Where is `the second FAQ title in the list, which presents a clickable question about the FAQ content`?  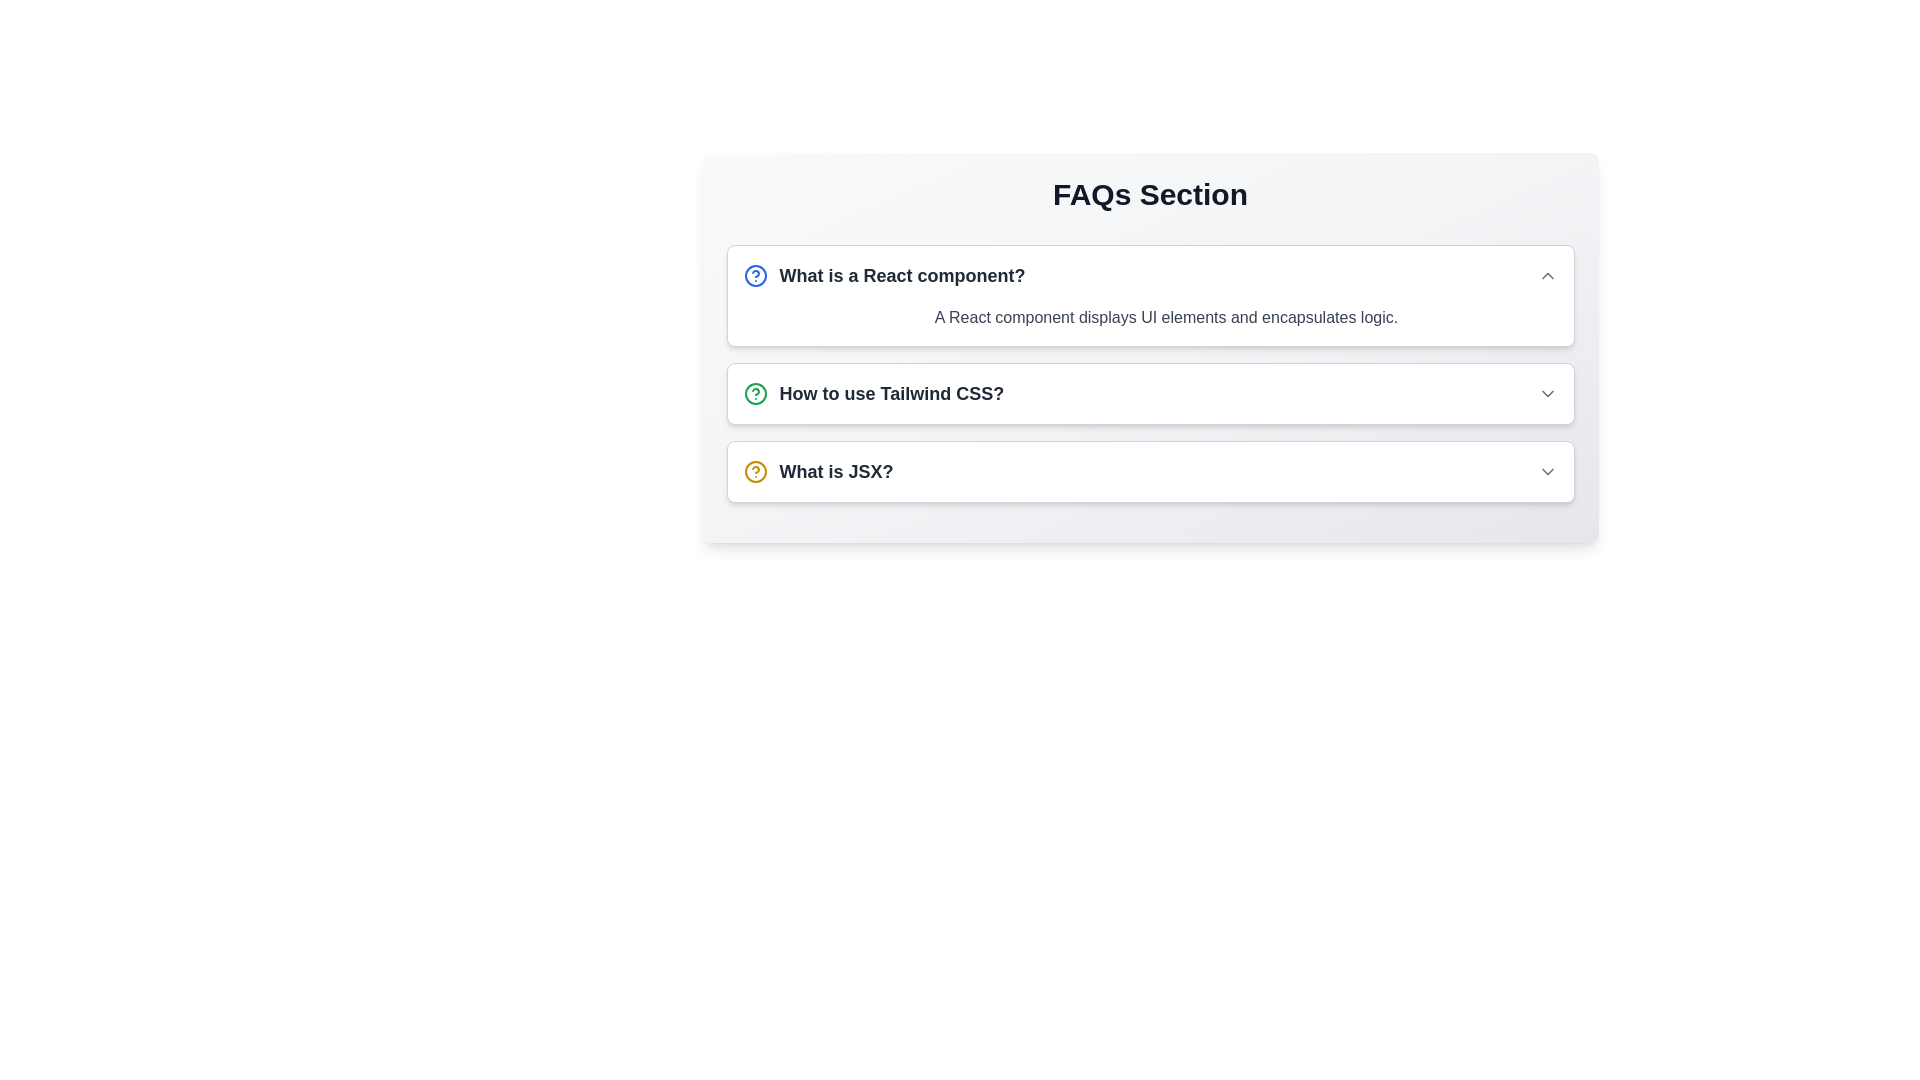
the second FAQ title in the list, which presents a clickable question about the FAQ content is located at coordinates (873, 393).